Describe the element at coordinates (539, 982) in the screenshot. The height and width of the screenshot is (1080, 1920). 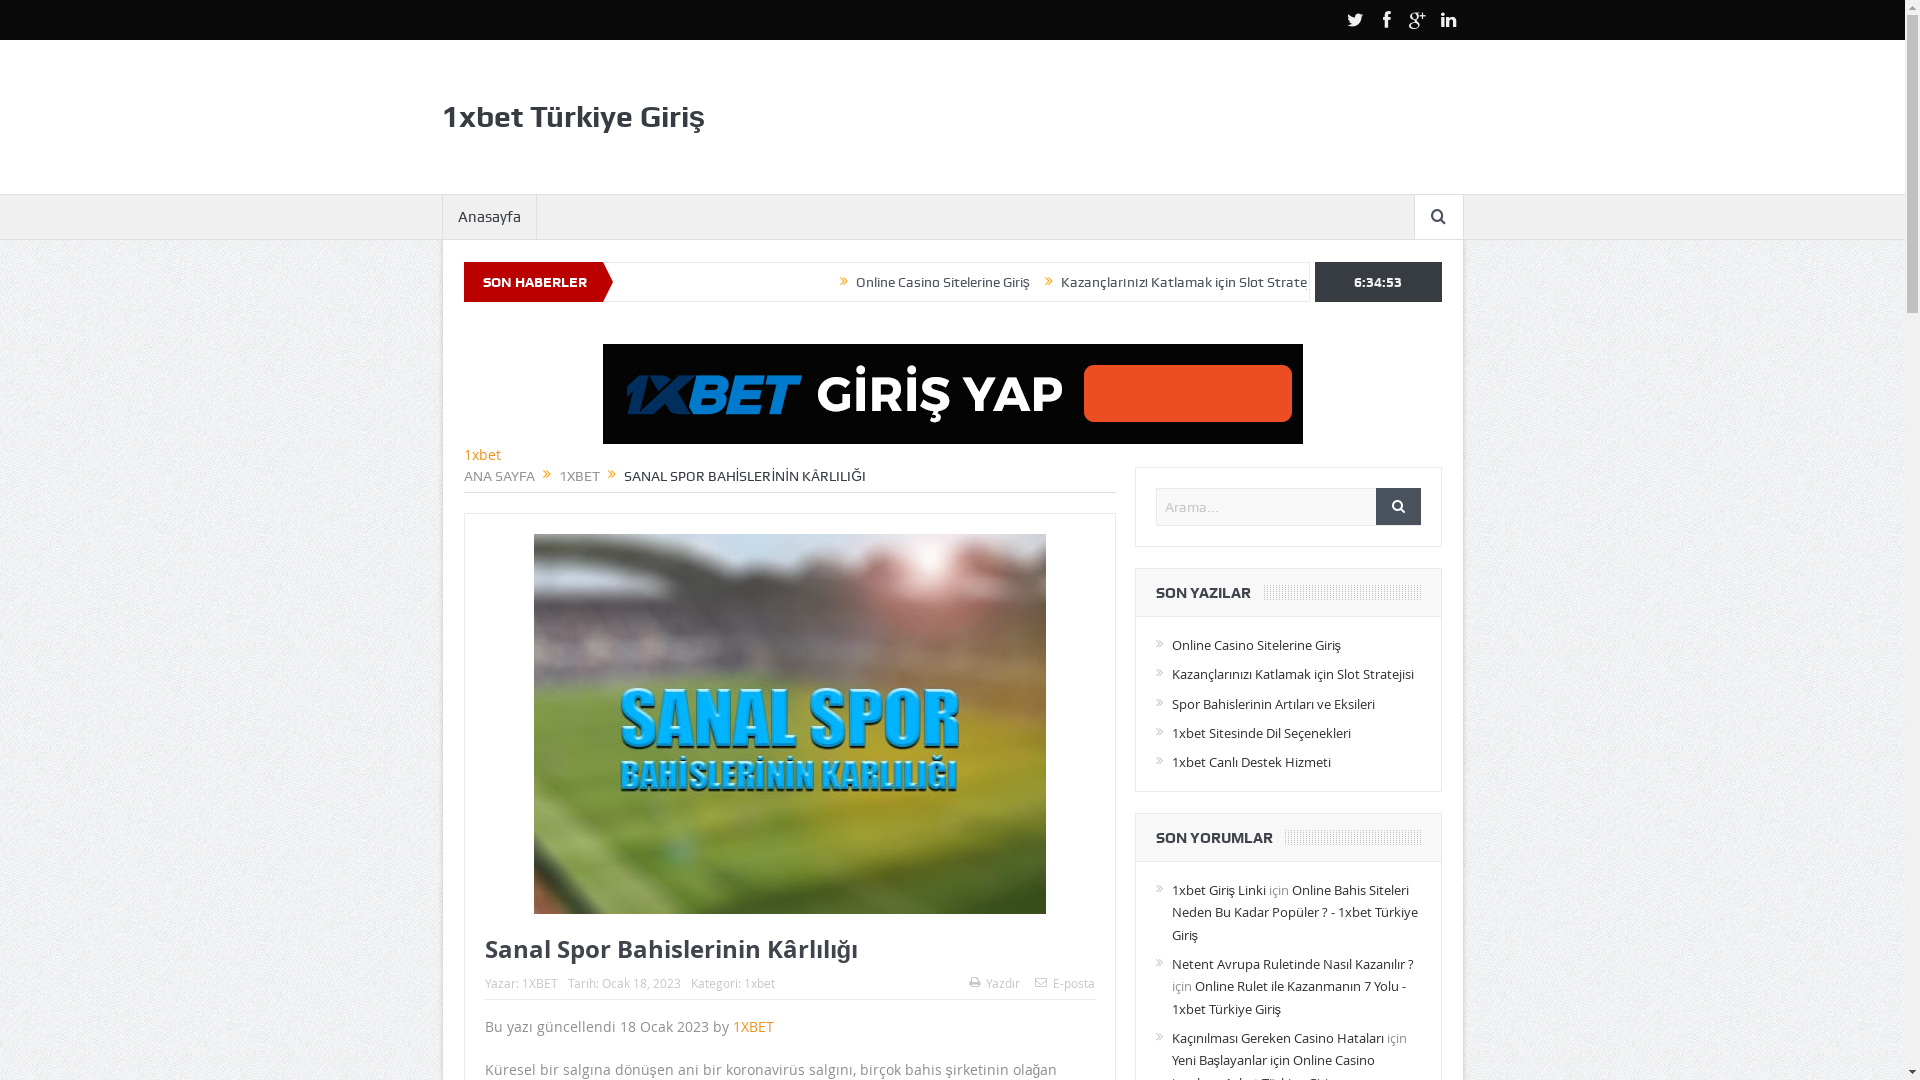
I see `'1XBET'` at that location.